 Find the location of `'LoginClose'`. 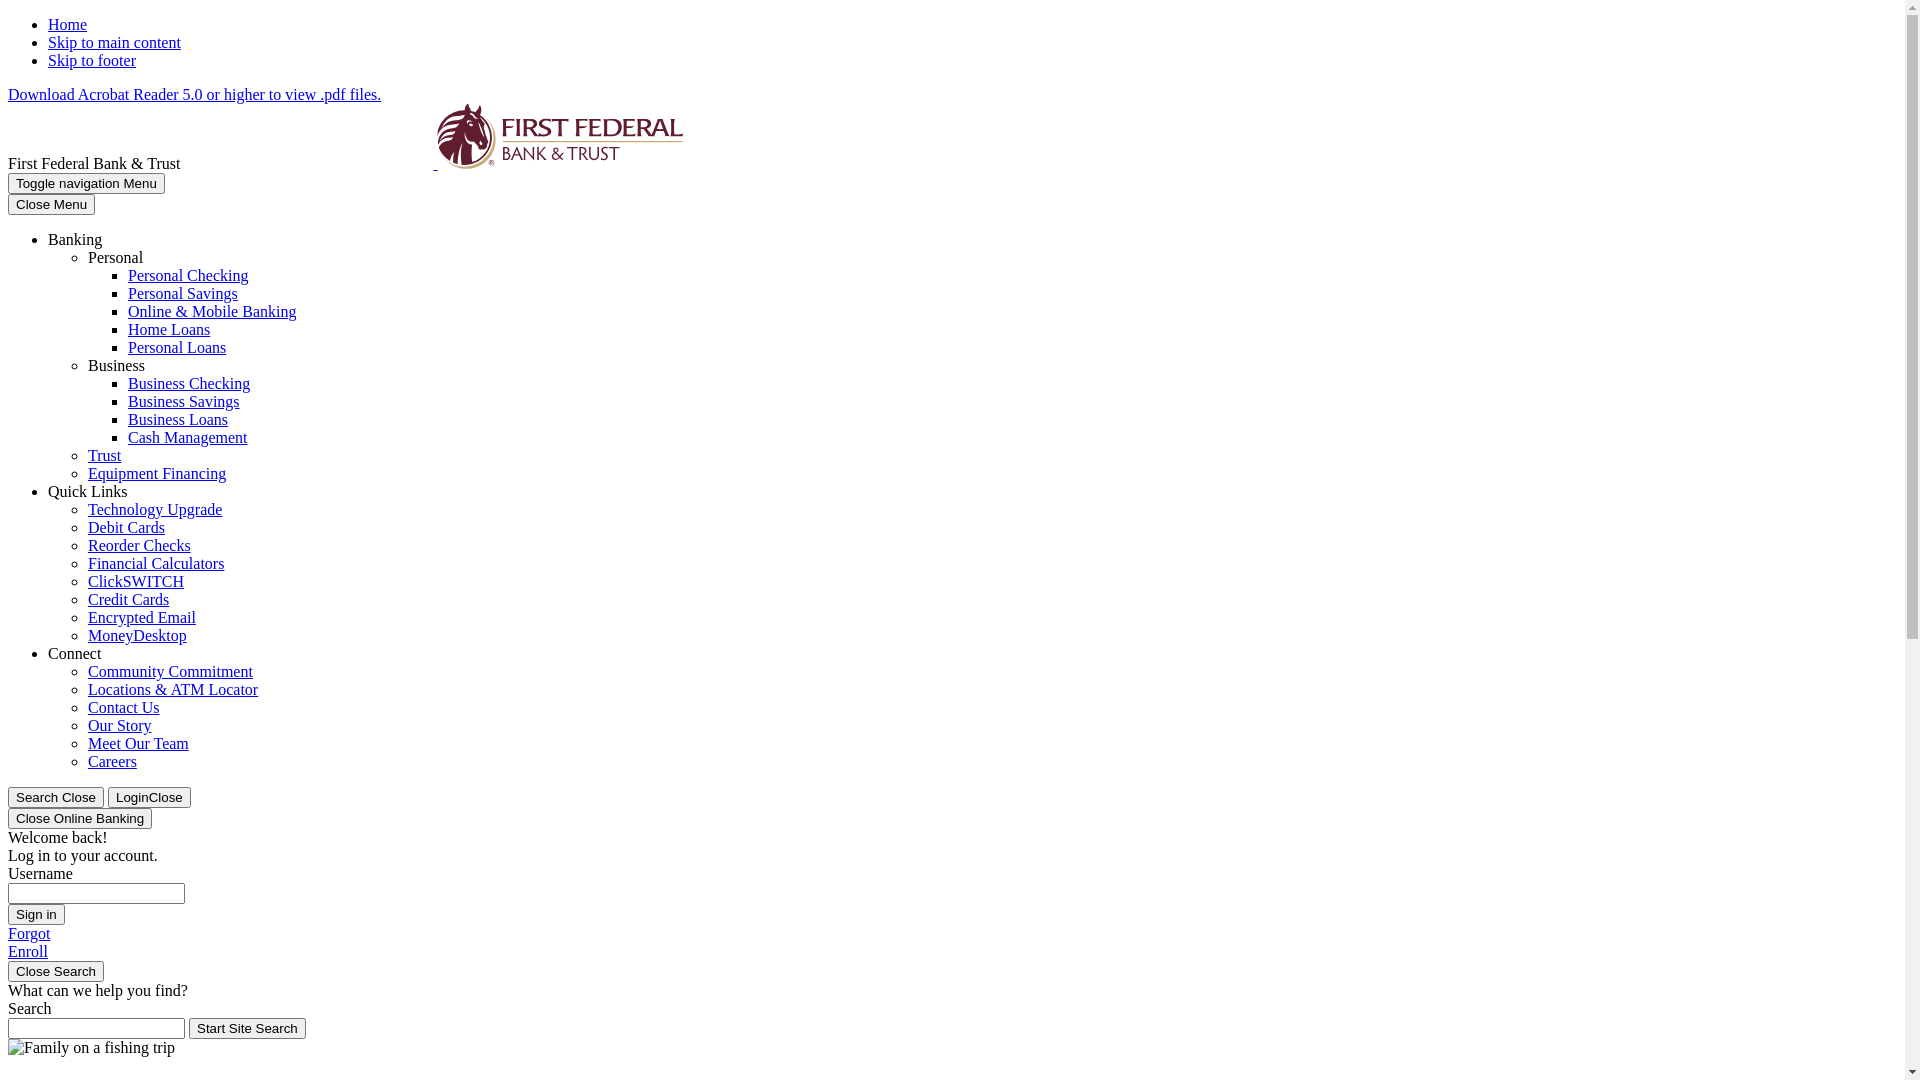

'LoginClose' is located at coordinates (148, 796).